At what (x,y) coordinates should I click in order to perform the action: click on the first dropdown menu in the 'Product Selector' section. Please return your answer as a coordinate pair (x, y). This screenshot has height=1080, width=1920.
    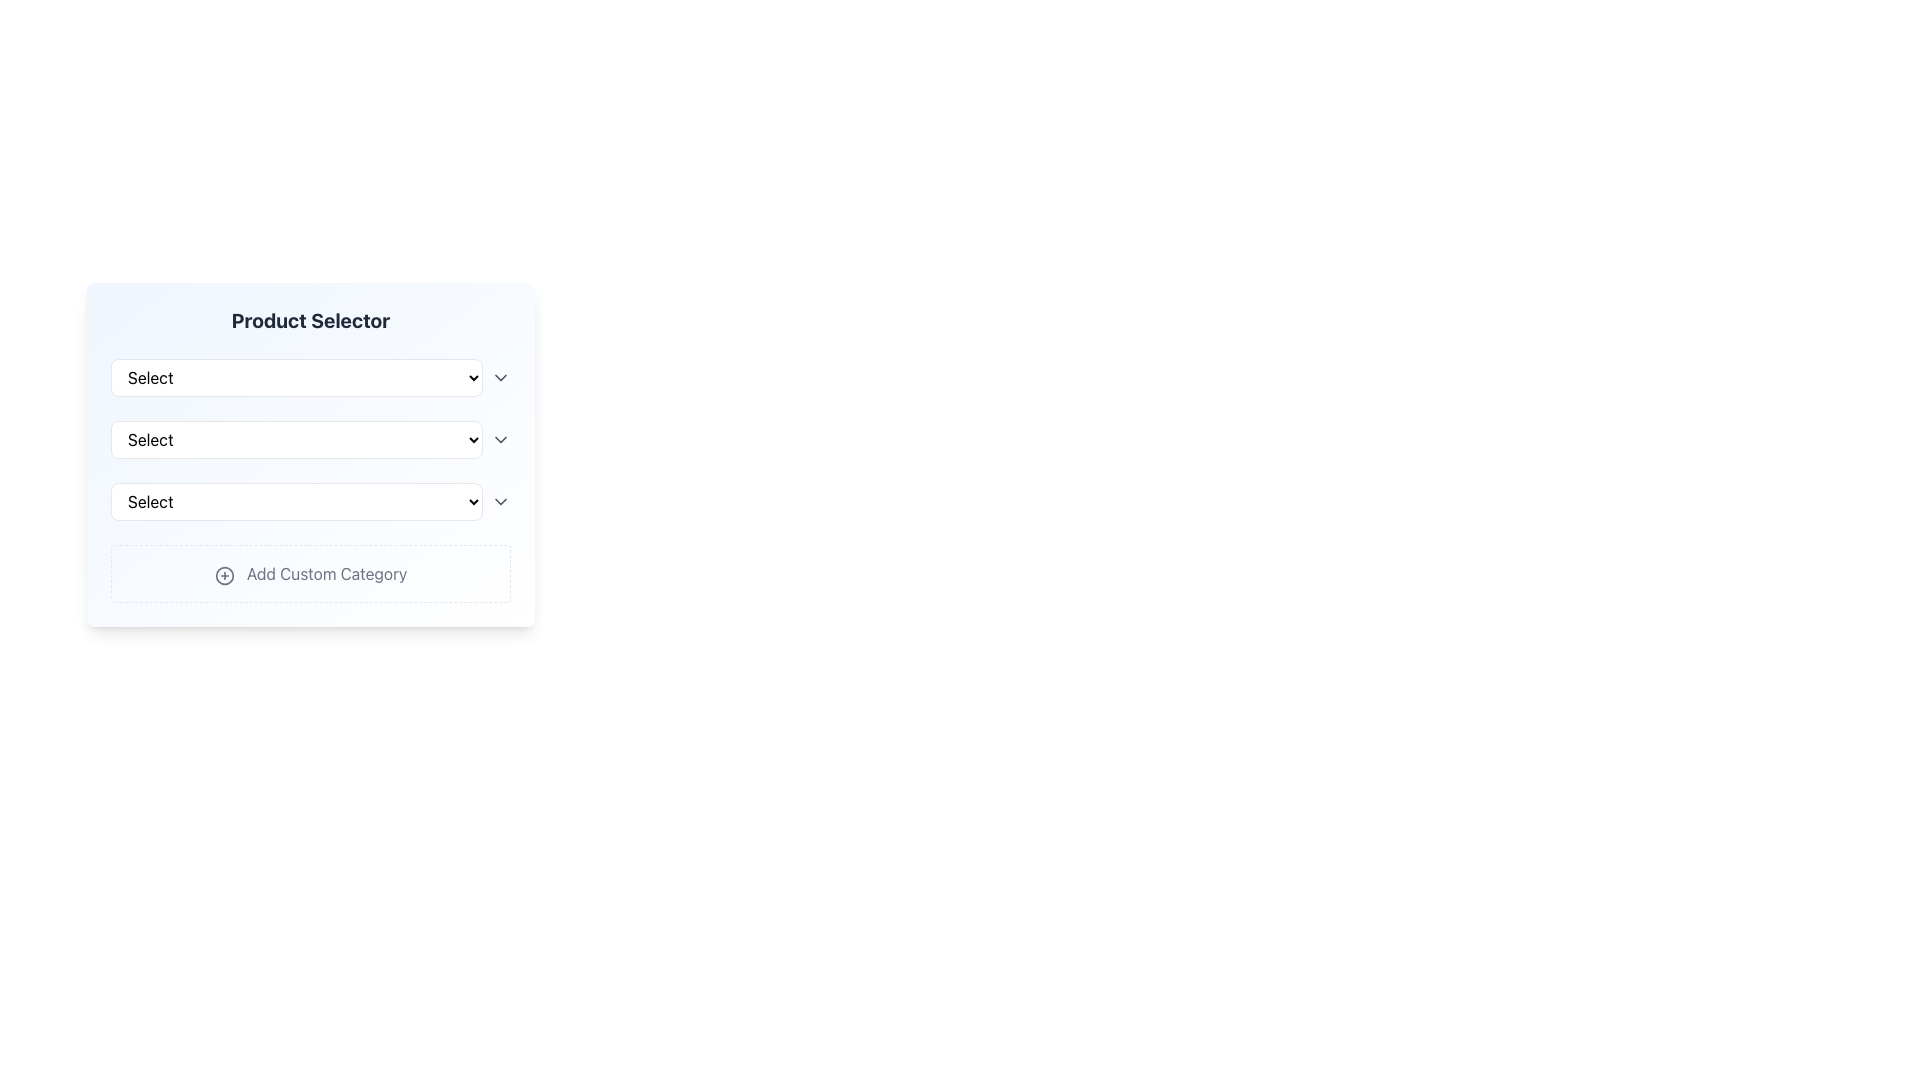
    Looking at the image, I should click on (310, 378).